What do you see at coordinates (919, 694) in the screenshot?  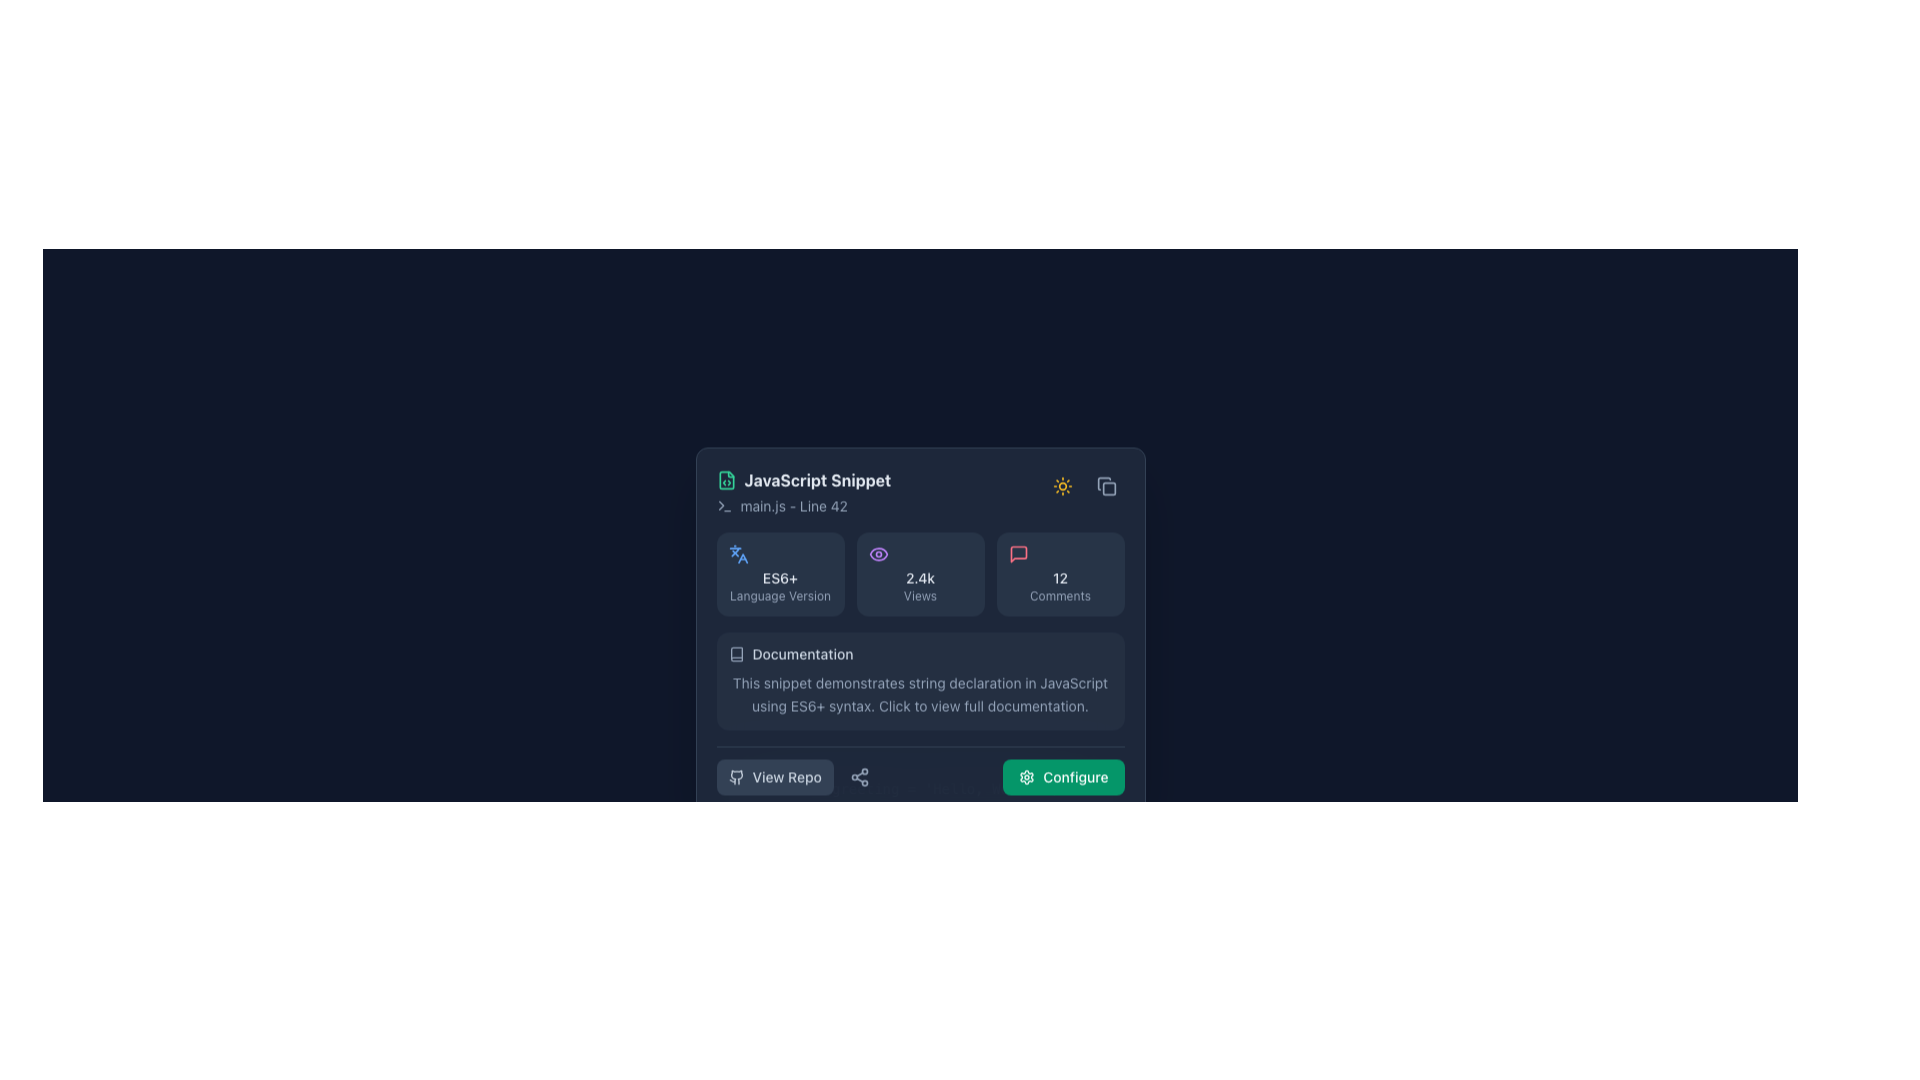 I see `the text block providing descriptive information about string declaration in JavaScript using ES6+ syntax, located at the bottom of the 'Documentation' section` at bounding box center [919, 694].